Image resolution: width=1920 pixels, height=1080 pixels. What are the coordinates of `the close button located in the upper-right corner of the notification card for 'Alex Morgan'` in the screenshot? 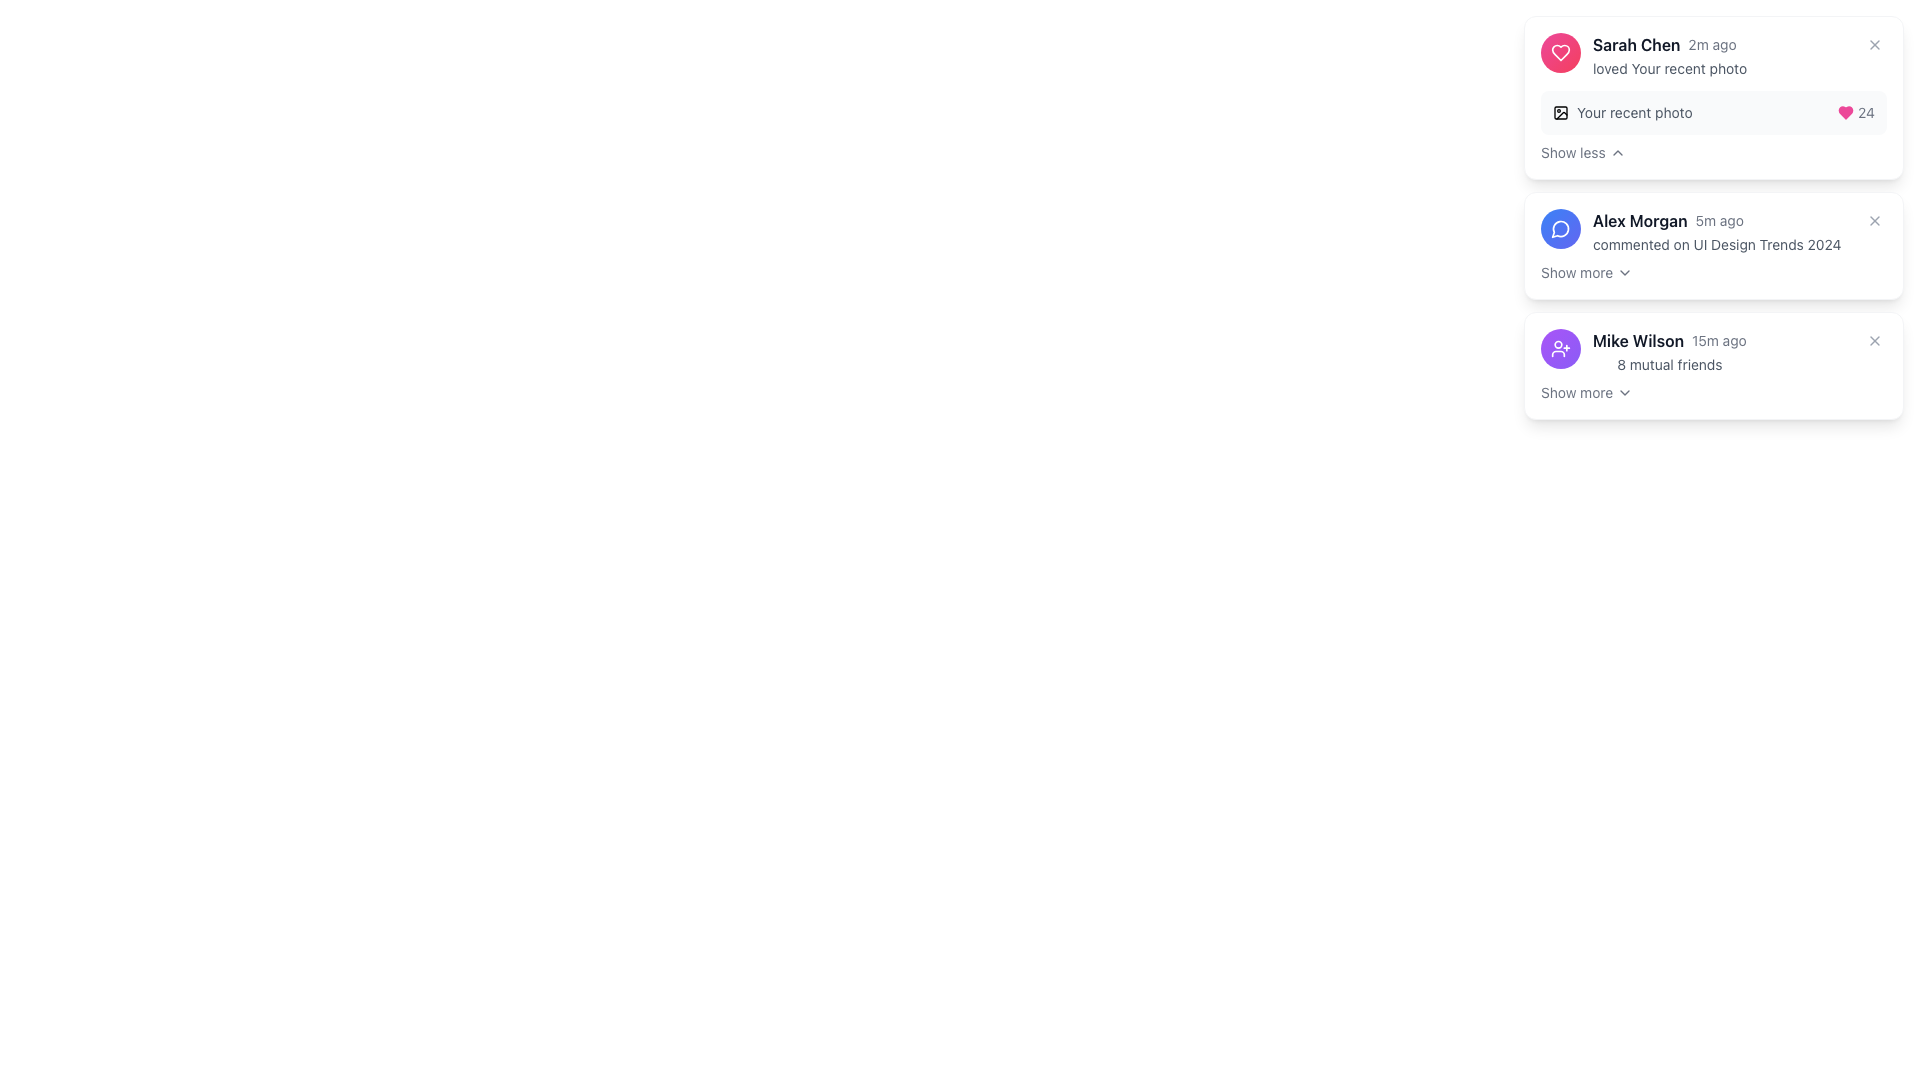 It's located at (1874, 220).